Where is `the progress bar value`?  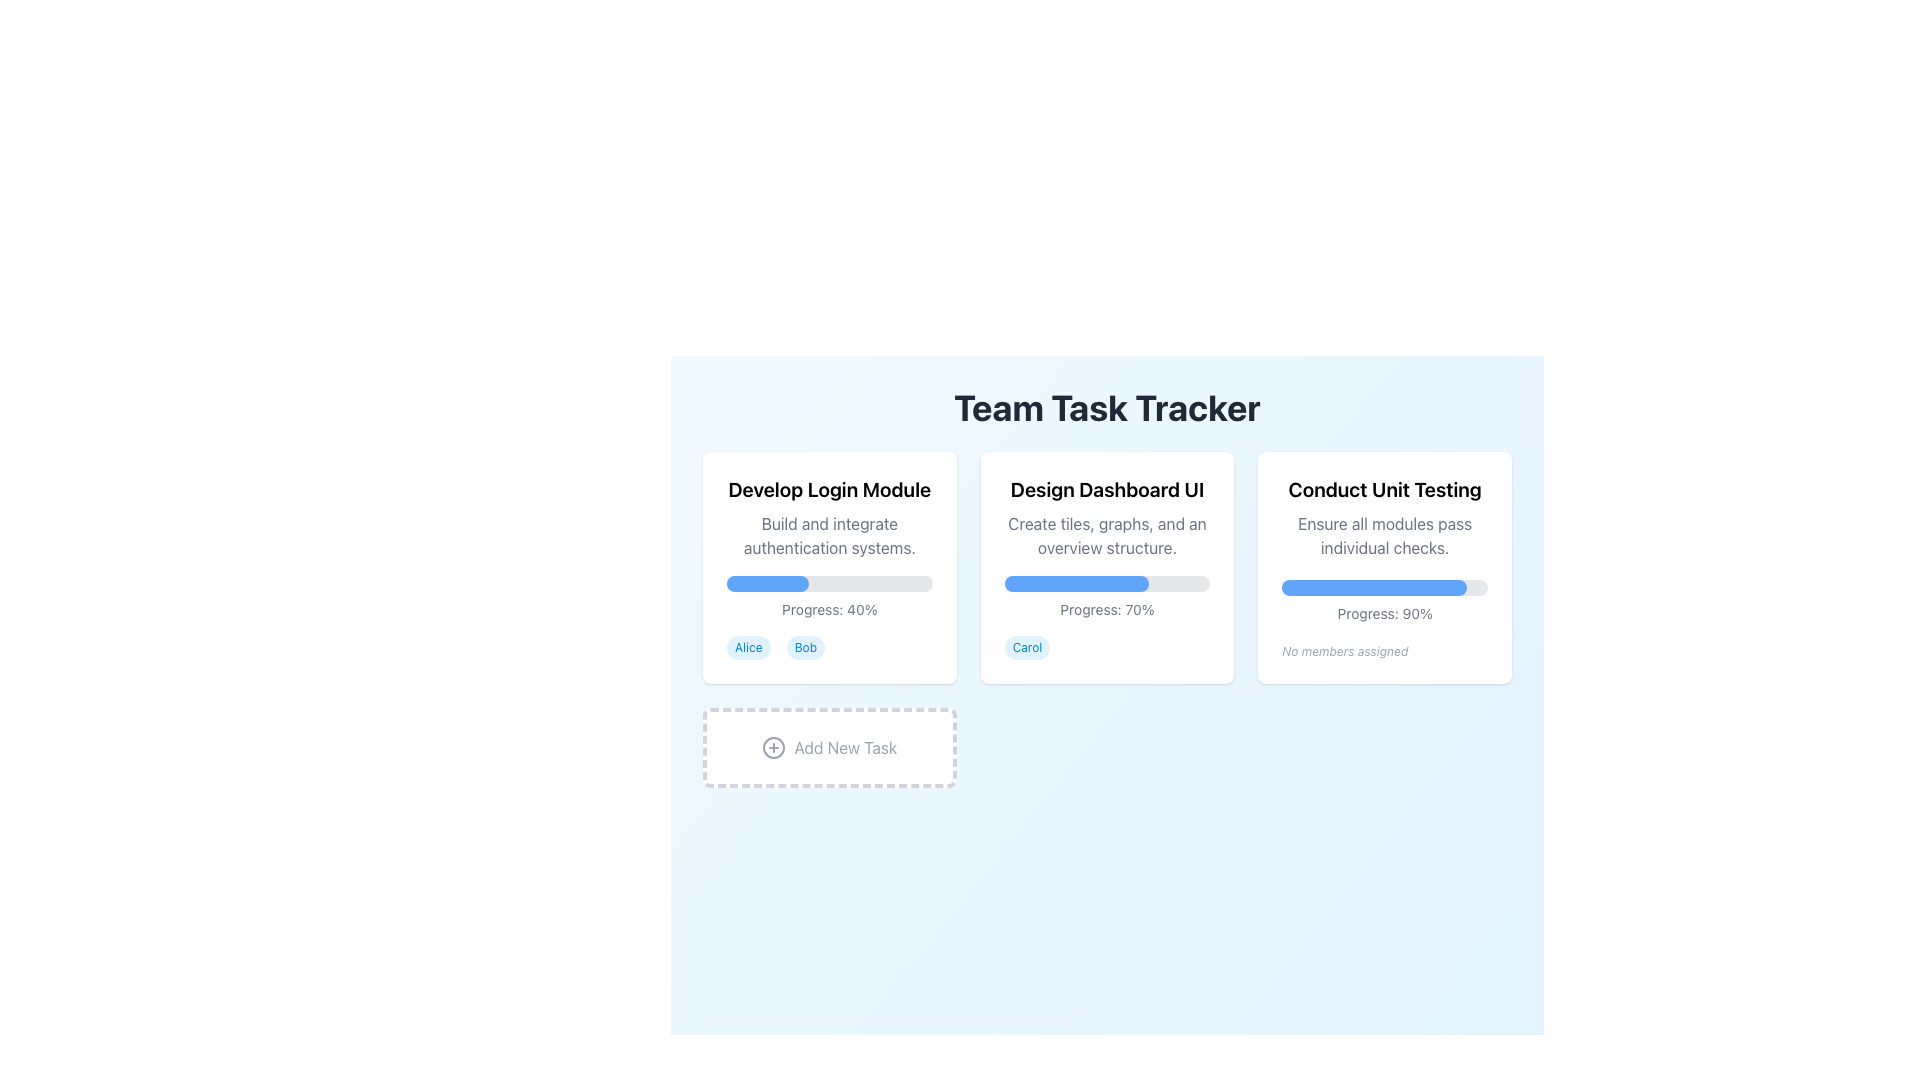
the progress bar value is located at coordinates (791, 583).